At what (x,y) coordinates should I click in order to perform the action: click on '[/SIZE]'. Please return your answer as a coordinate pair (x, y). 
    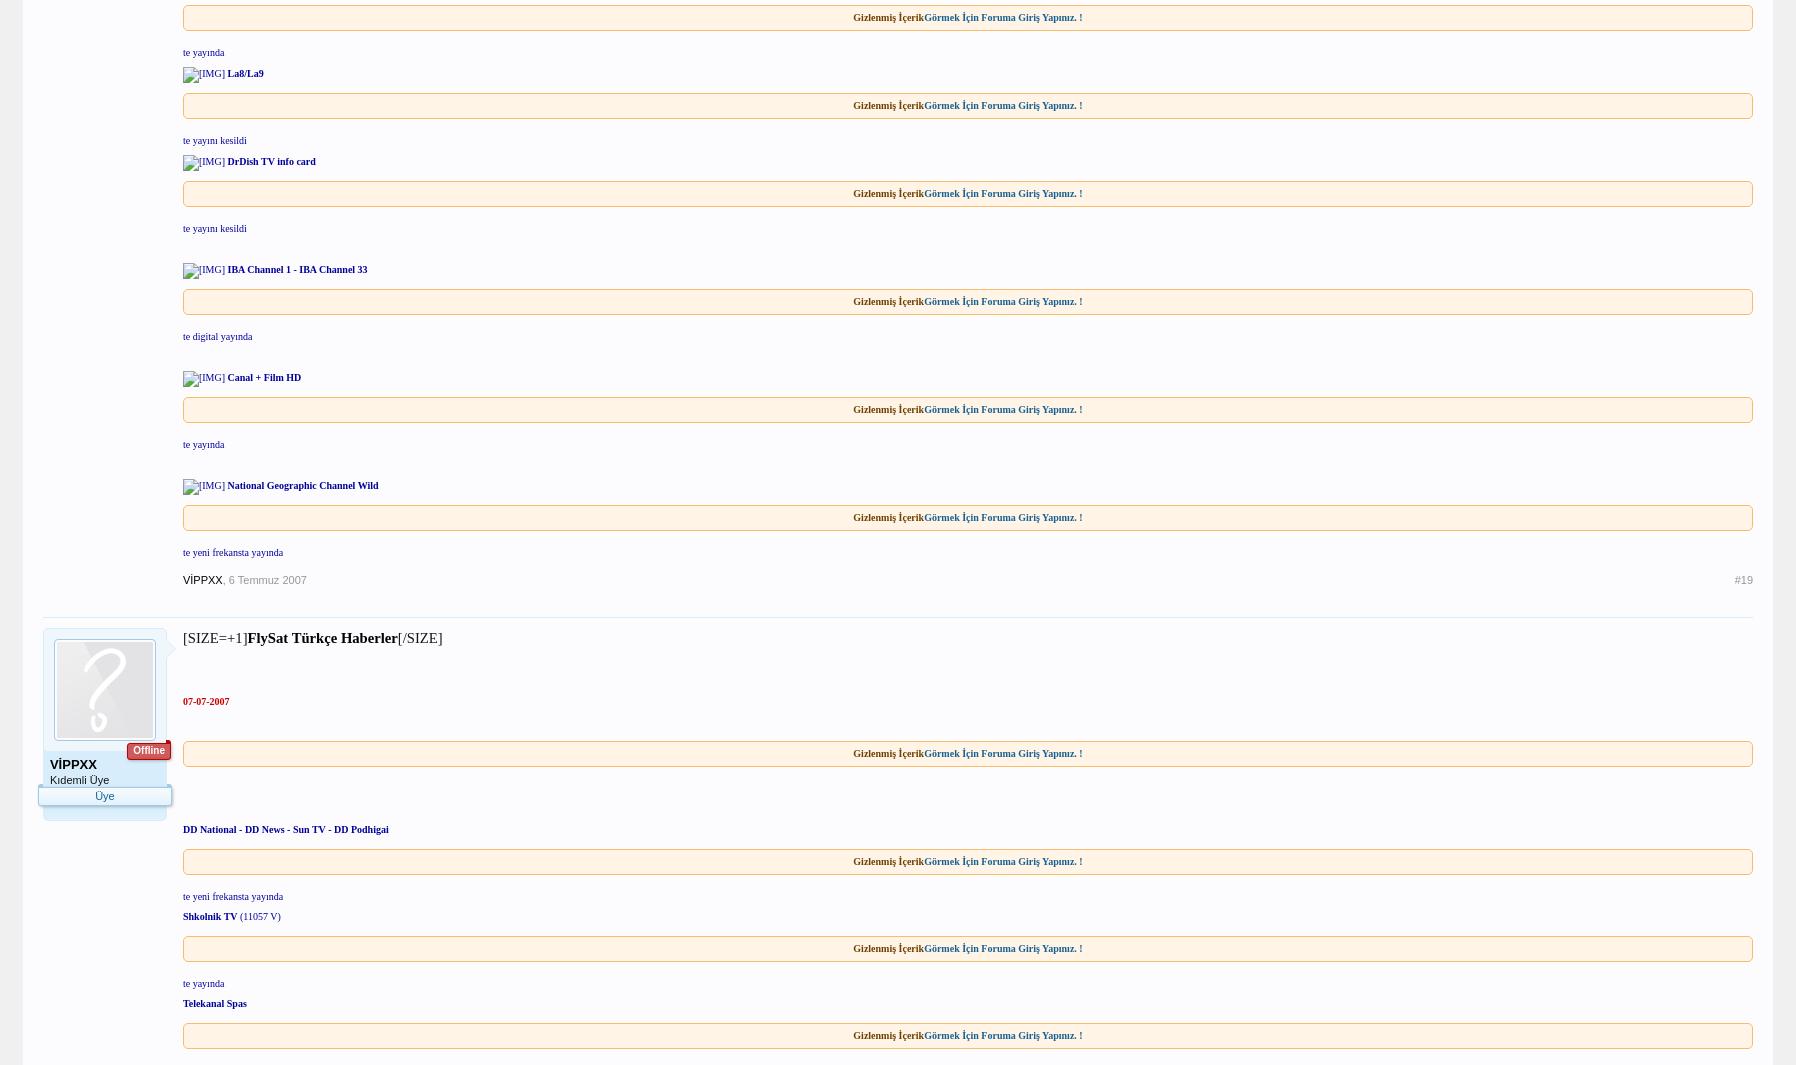
    Looking at the image, I should click on (419, 638).